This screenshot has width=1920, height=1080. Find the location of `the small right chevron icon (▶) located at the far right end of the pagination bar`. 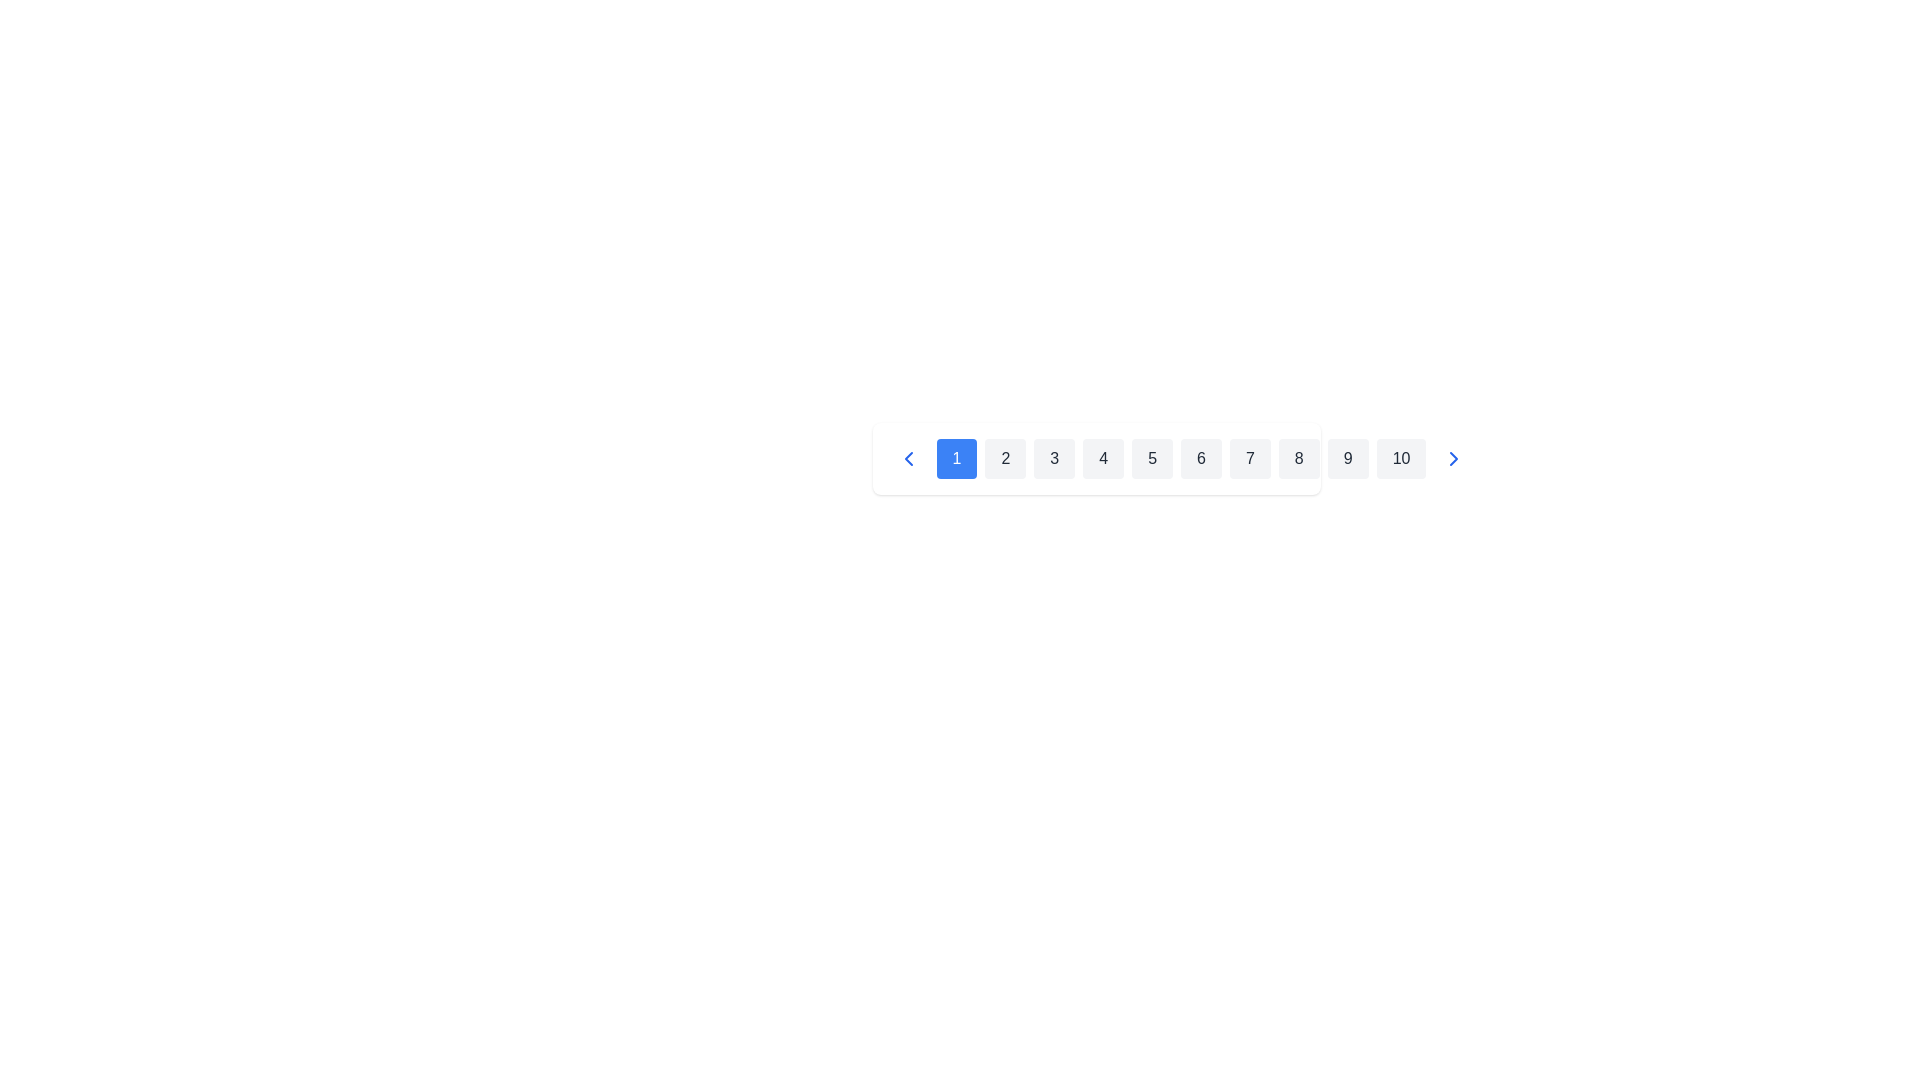

the small right chevron icon (▶) located at the far right end of the pagination bar is located at coordinates (1454, 459).